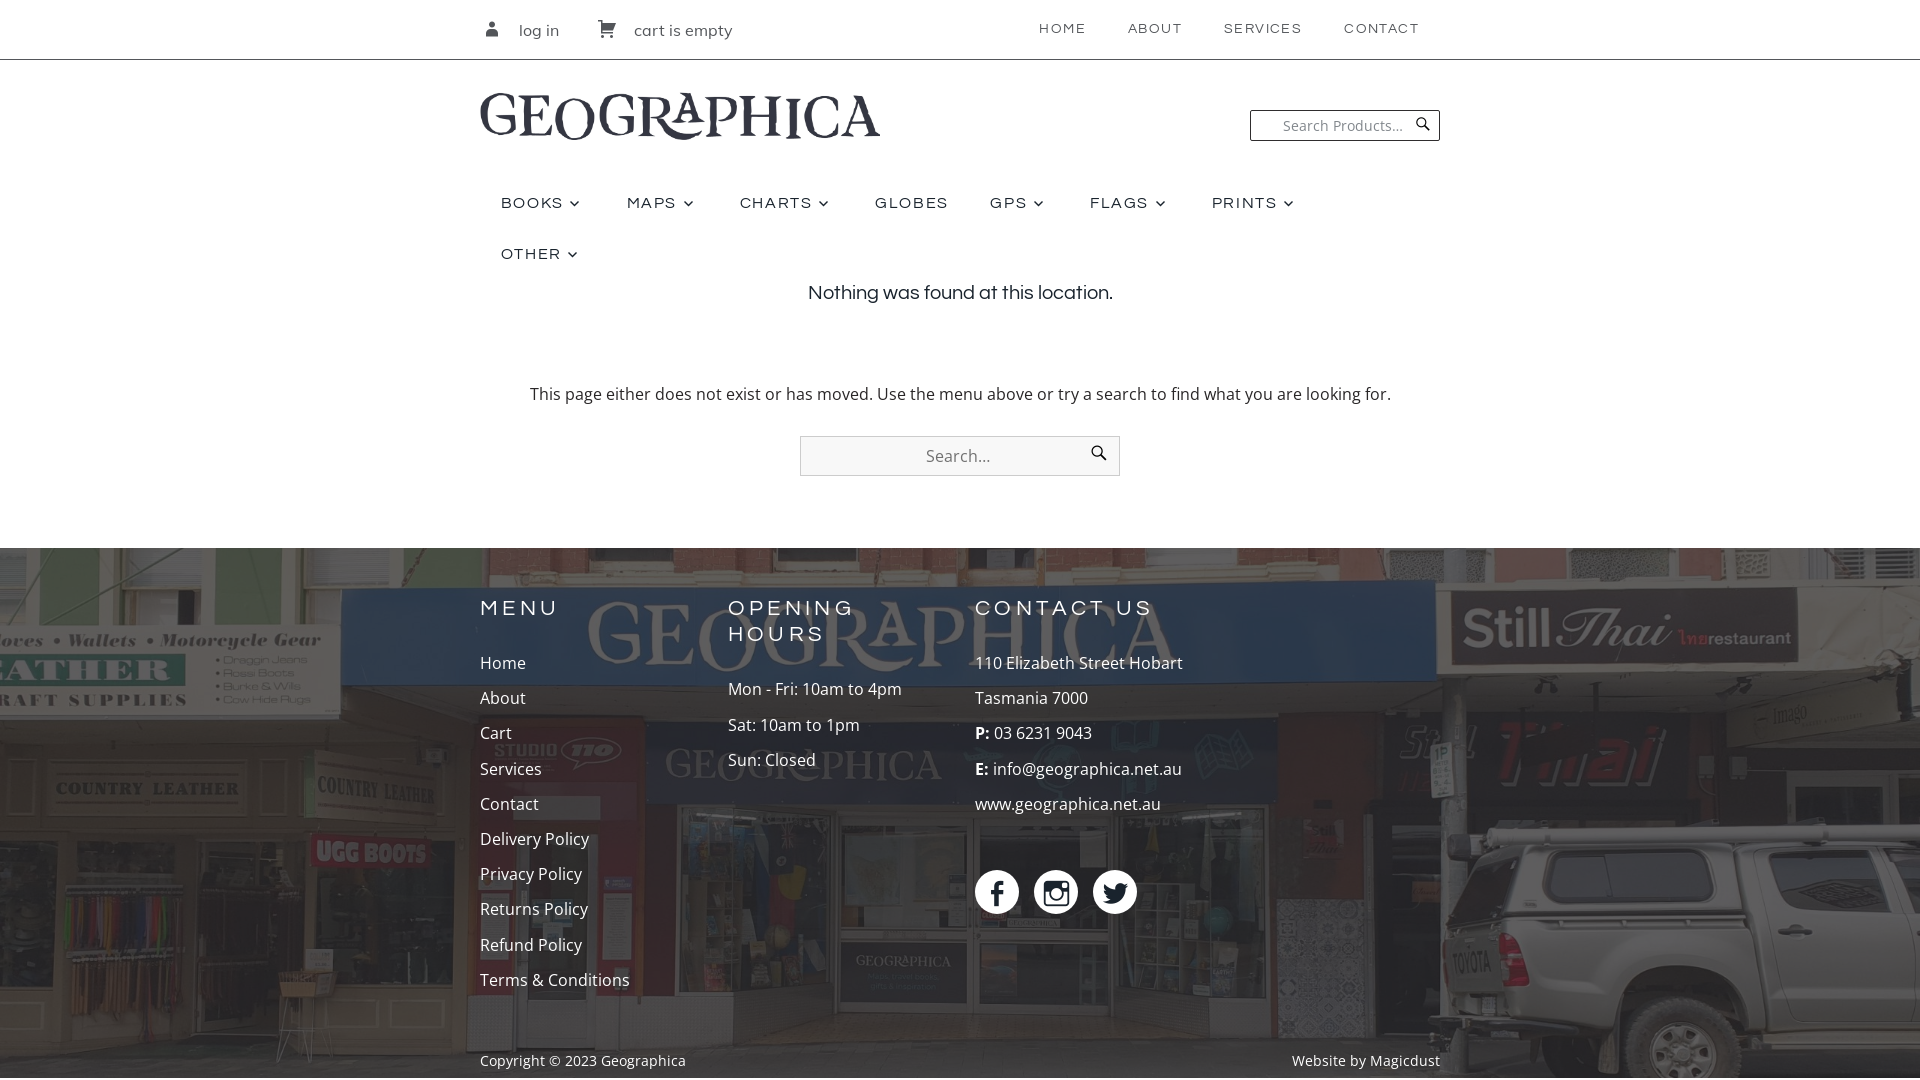 The width and height of the screenshot is (1920, 1080). What do you see at coordinates (1061, 29) in the screenshot?
I see `'HOME'` at bounding box center [1061, 29].